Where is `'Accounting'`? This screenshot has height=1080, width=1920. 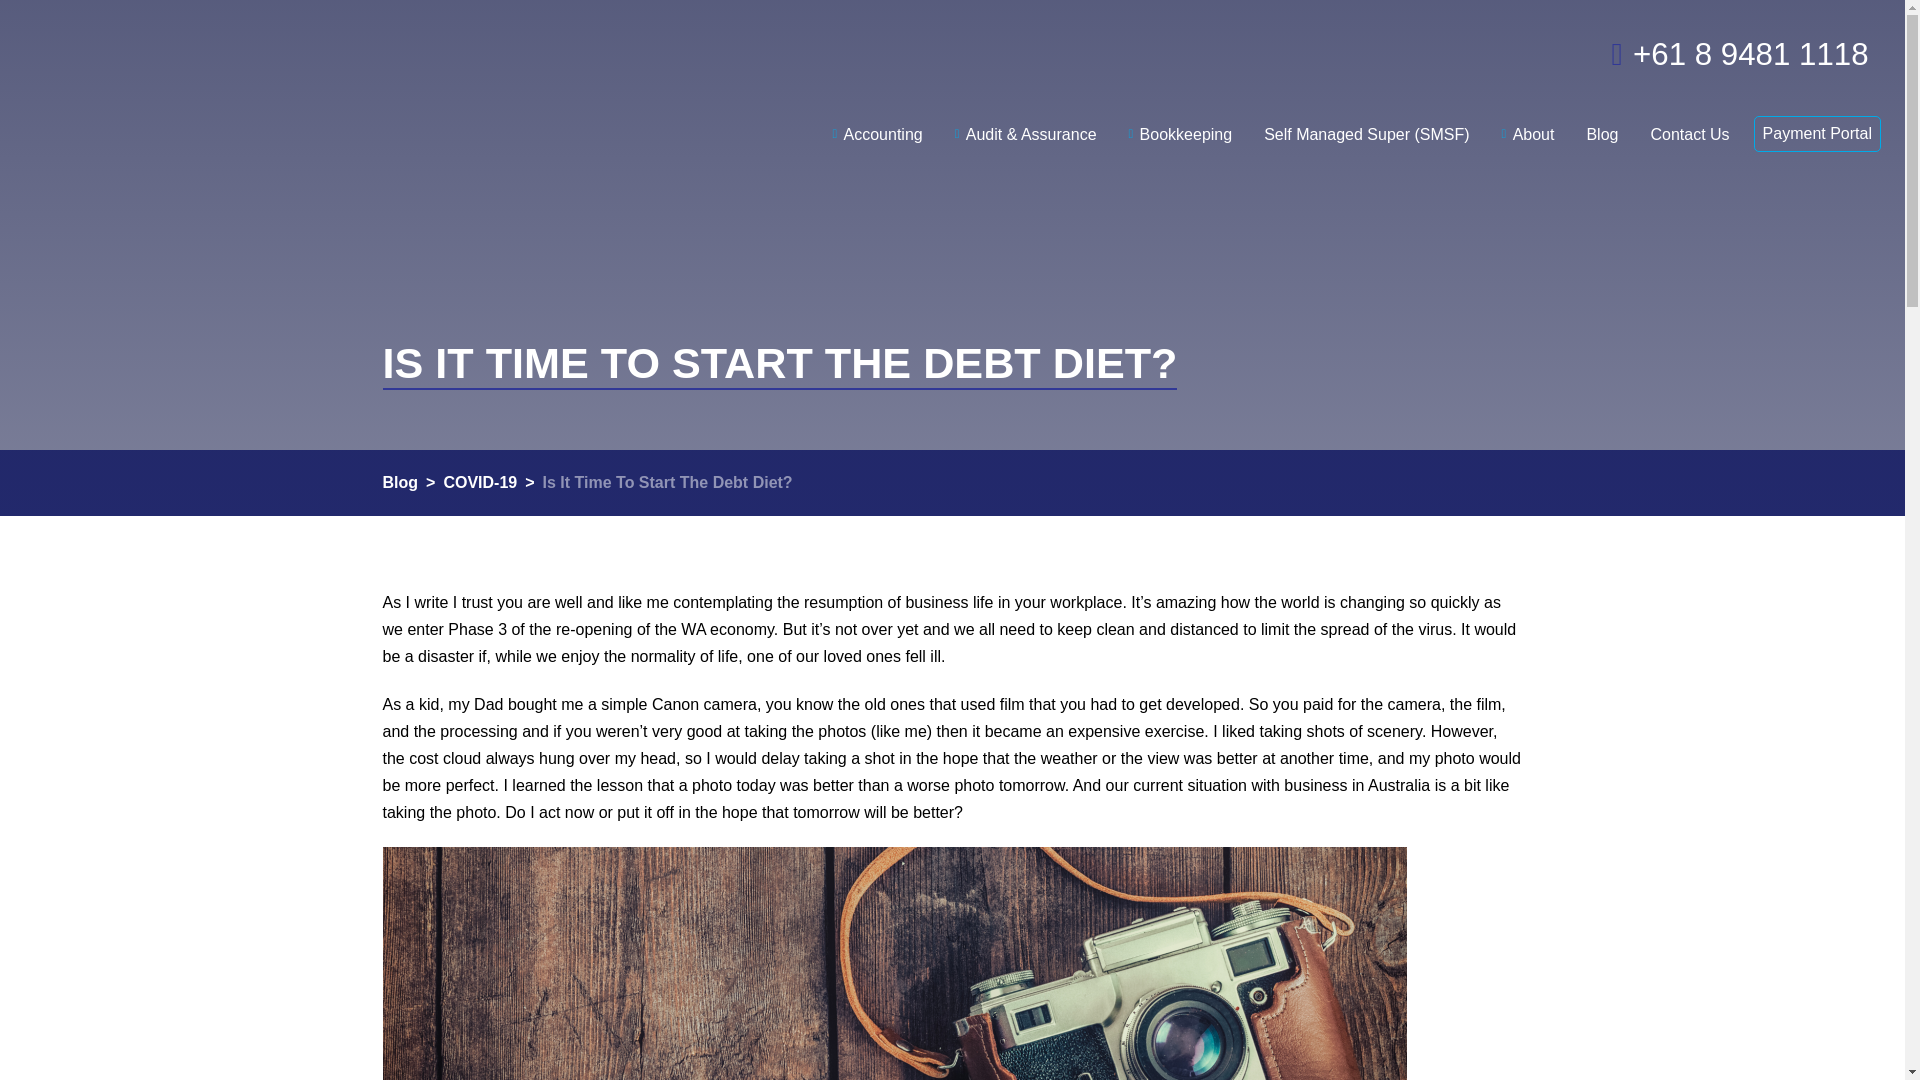 'Accounting' is located at coordinates (877, 119).